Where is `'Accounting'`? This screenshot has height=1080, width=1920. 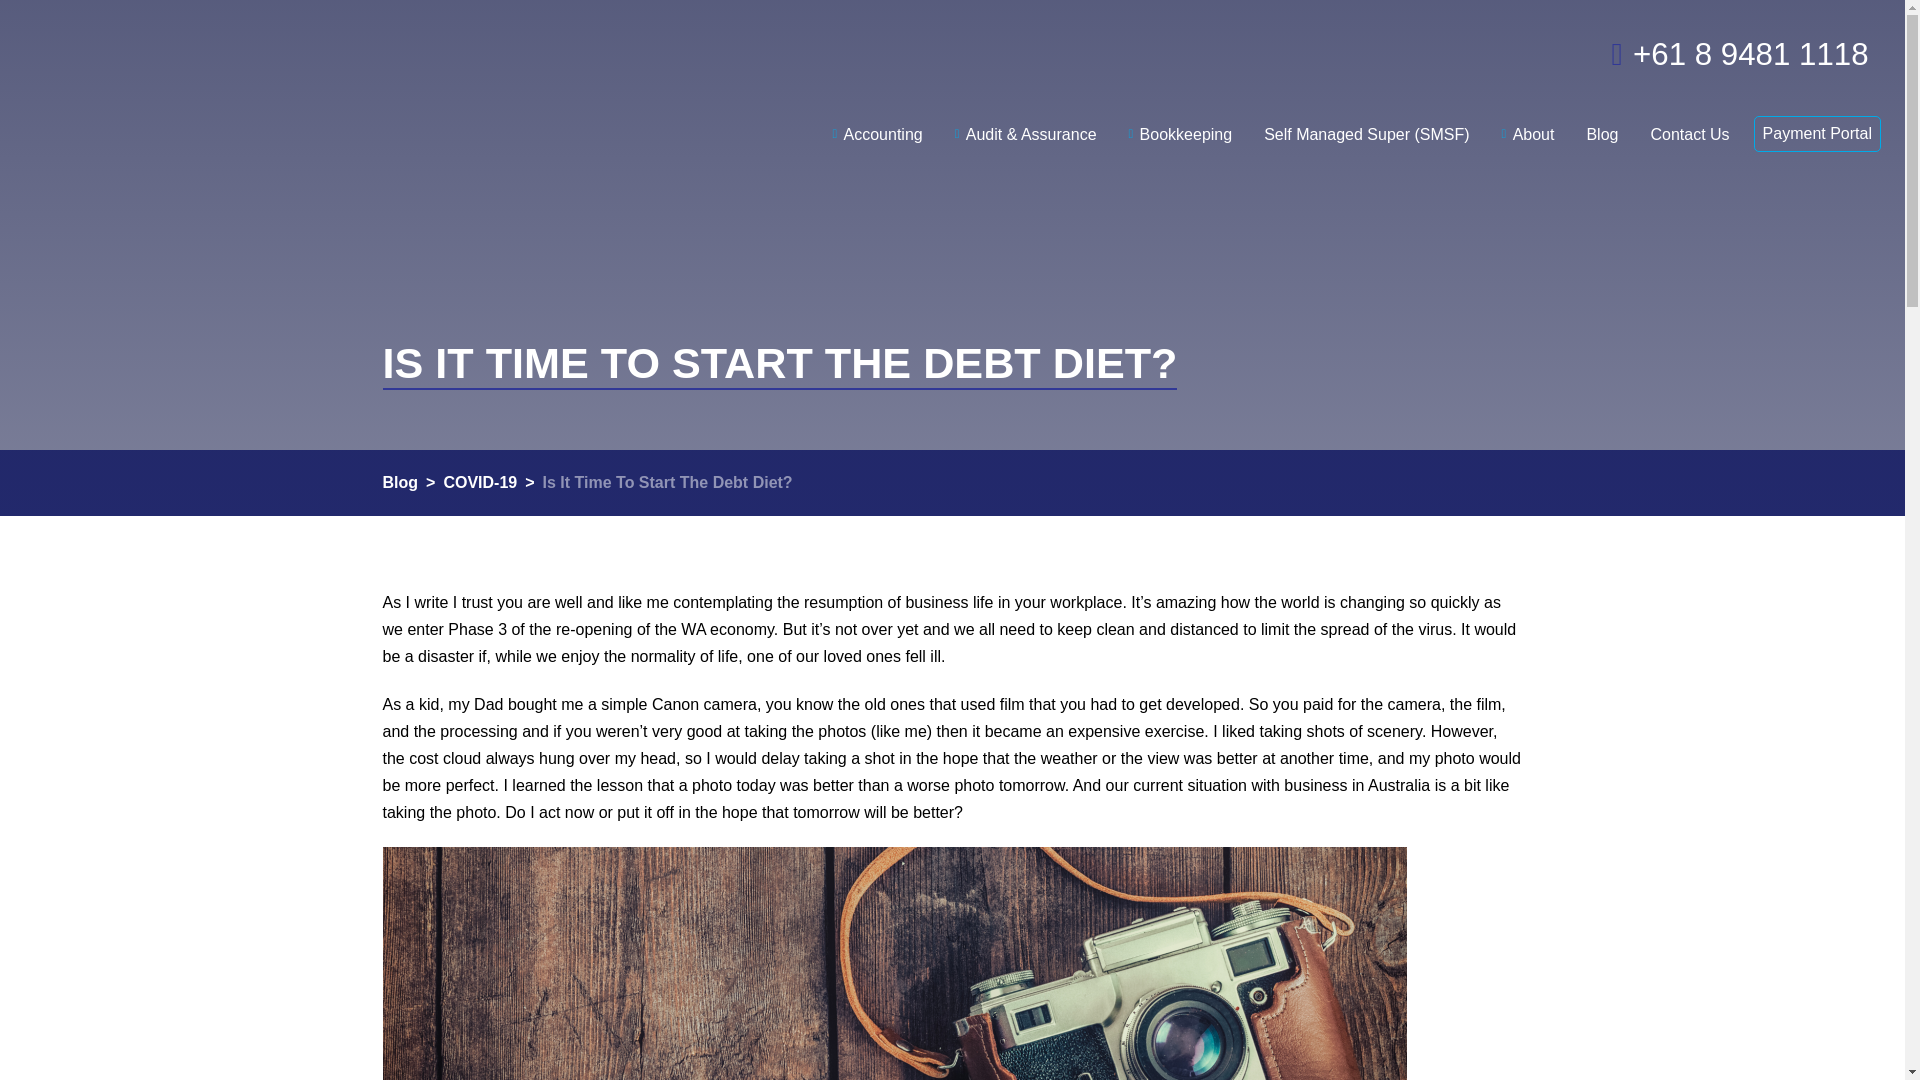 'Accounting' is located at coordinates (877, 119).